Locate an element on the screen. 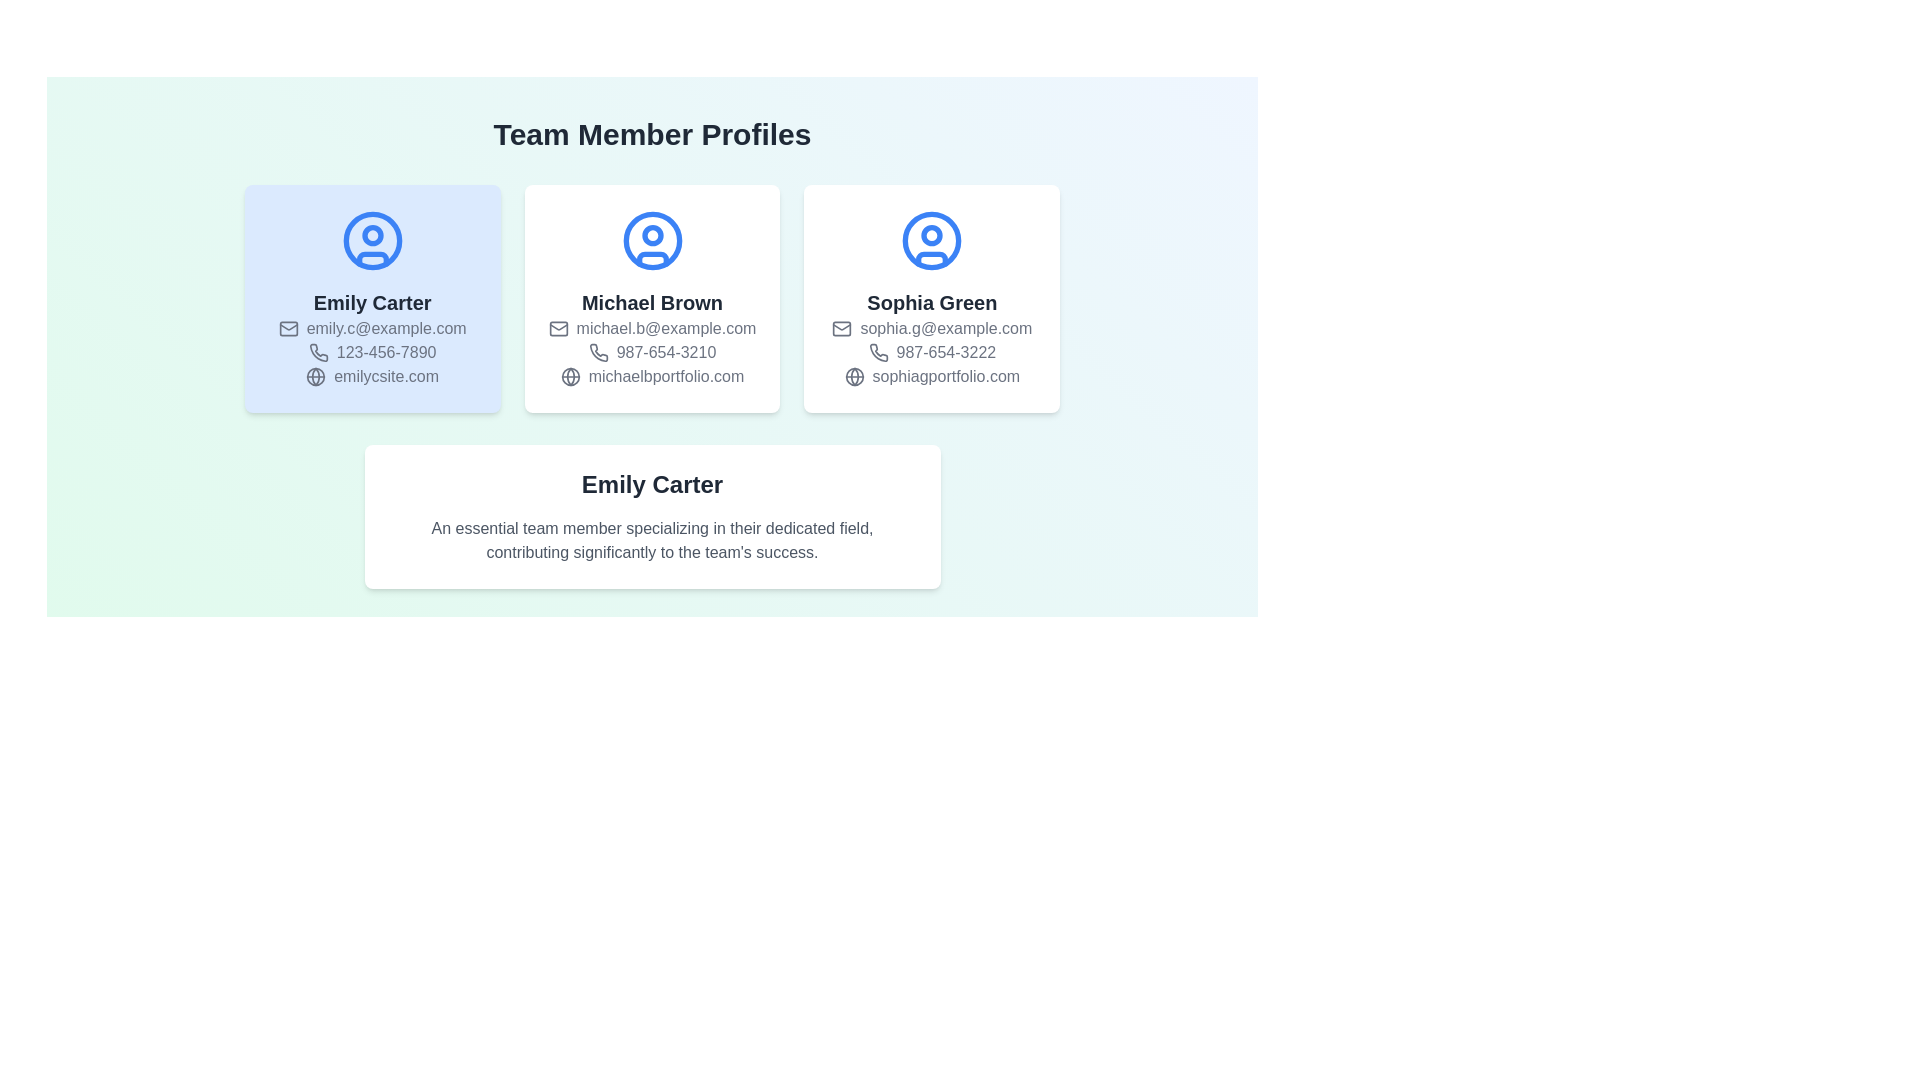  the curved phone icon within the 'Team Member Profiles' section for 'Emily Carter', located above the phone number 123-456-7890 is located at coordinates (317, 351).